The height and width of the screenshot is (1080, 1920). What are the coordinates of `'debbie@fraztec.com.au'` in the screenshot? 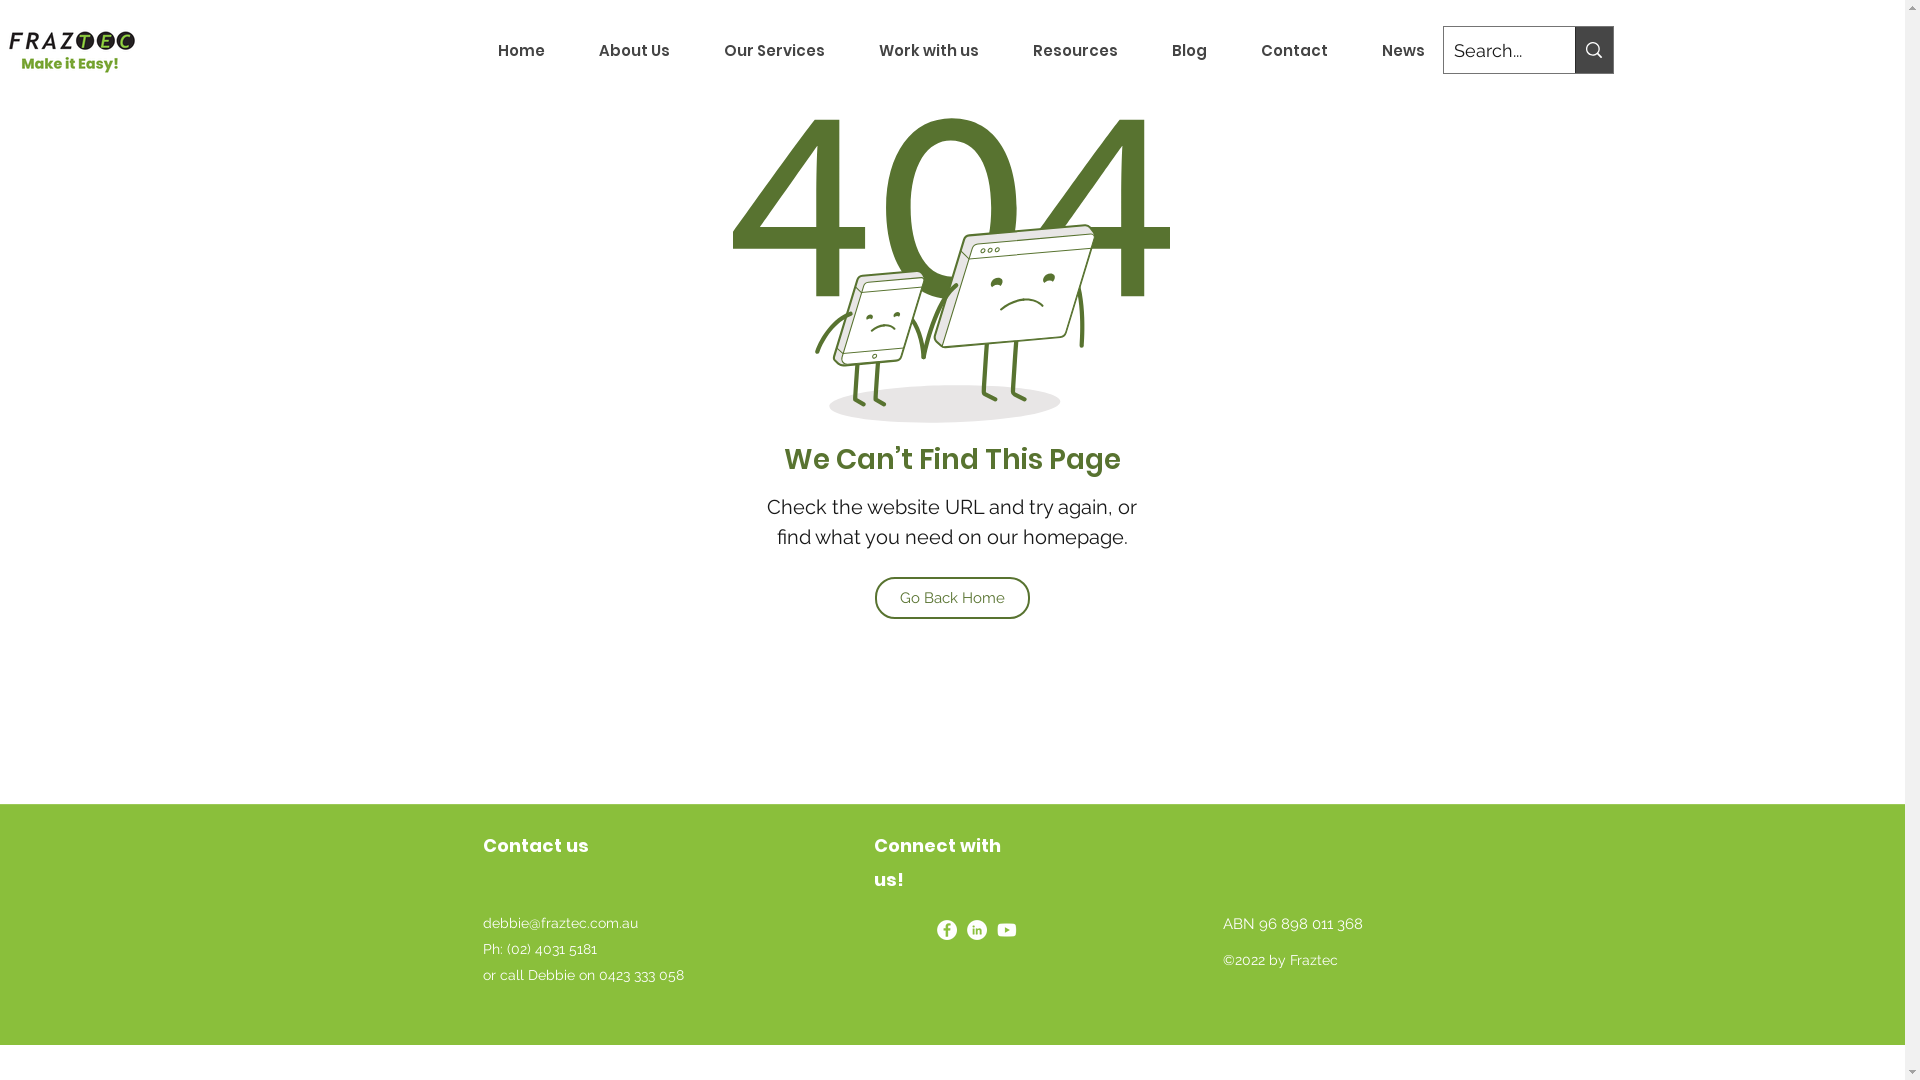 It's located at (559, 921).